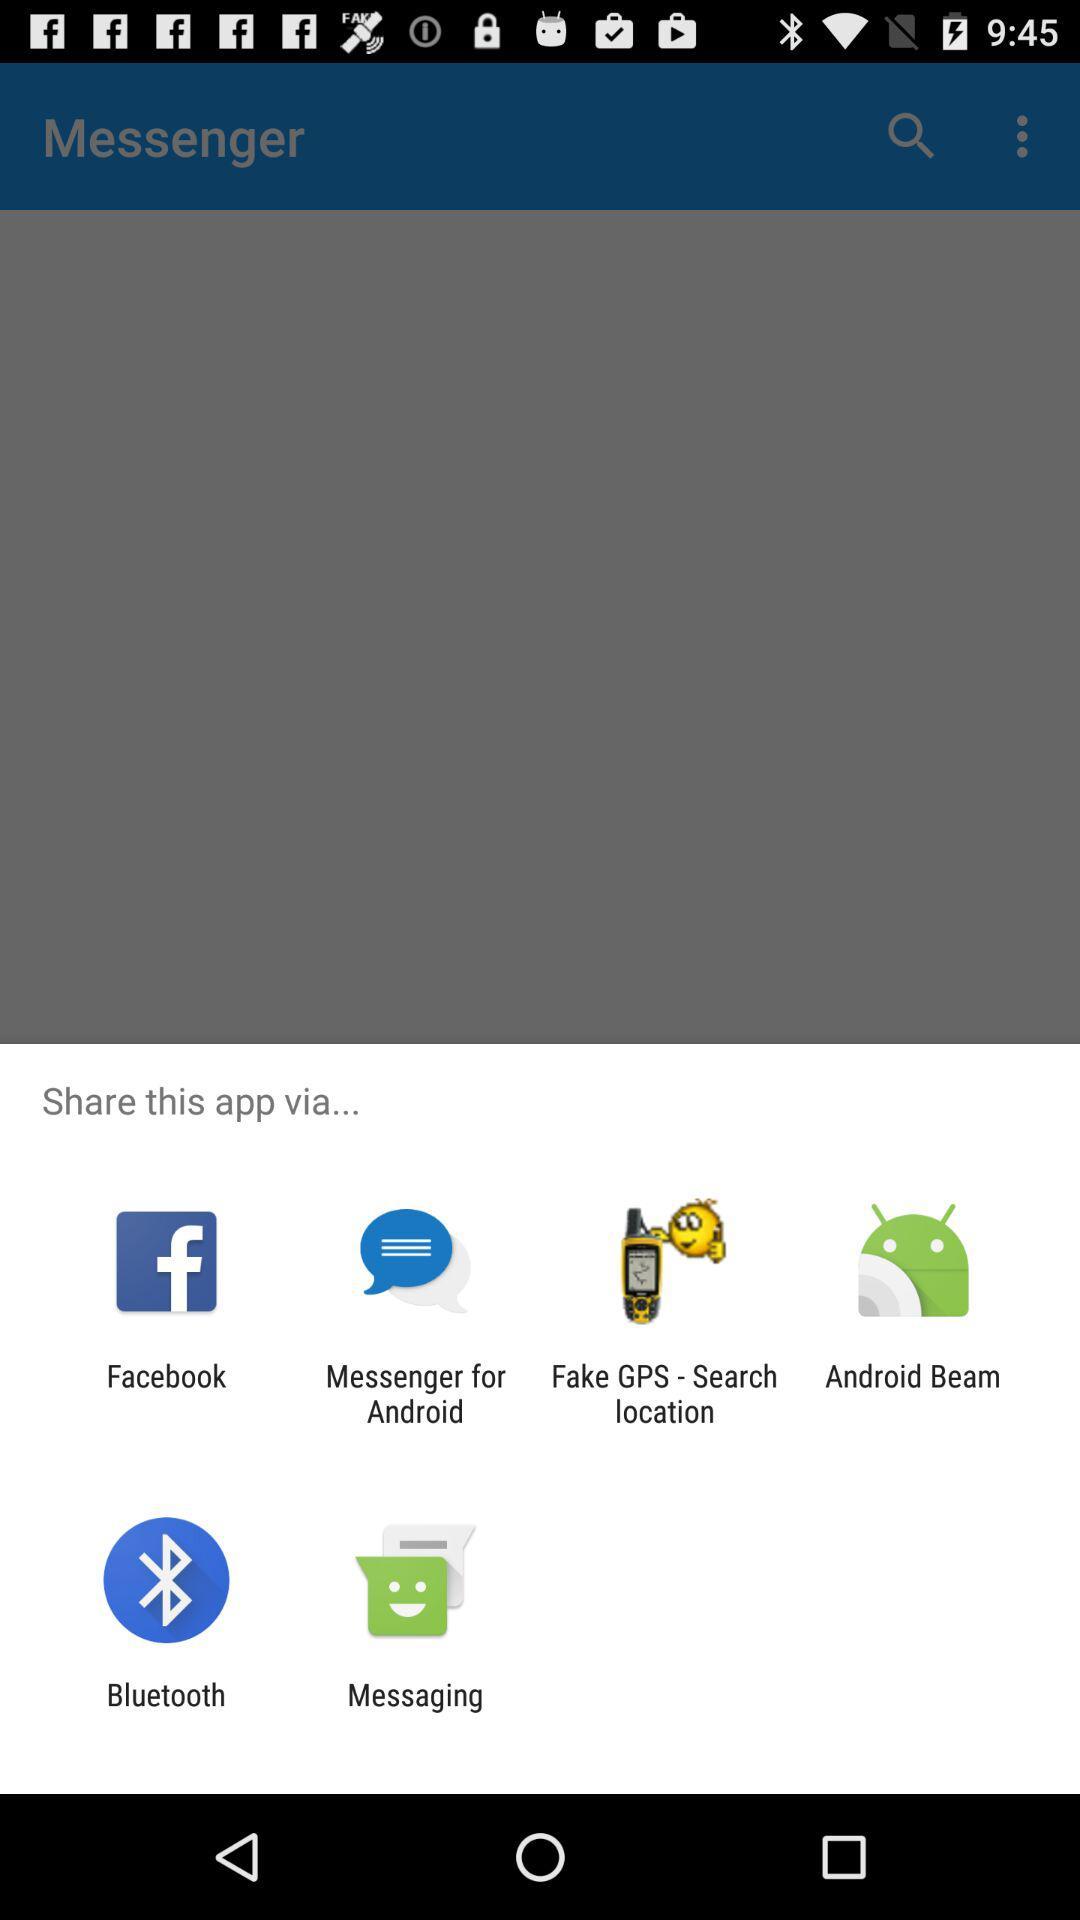 The height and width of the screenshot is (1920, 1080). What do you see at coordinates (664, 1392) in the screenshot?
I see `the item to the left of the android beam` at bounding box center [664, 1392].